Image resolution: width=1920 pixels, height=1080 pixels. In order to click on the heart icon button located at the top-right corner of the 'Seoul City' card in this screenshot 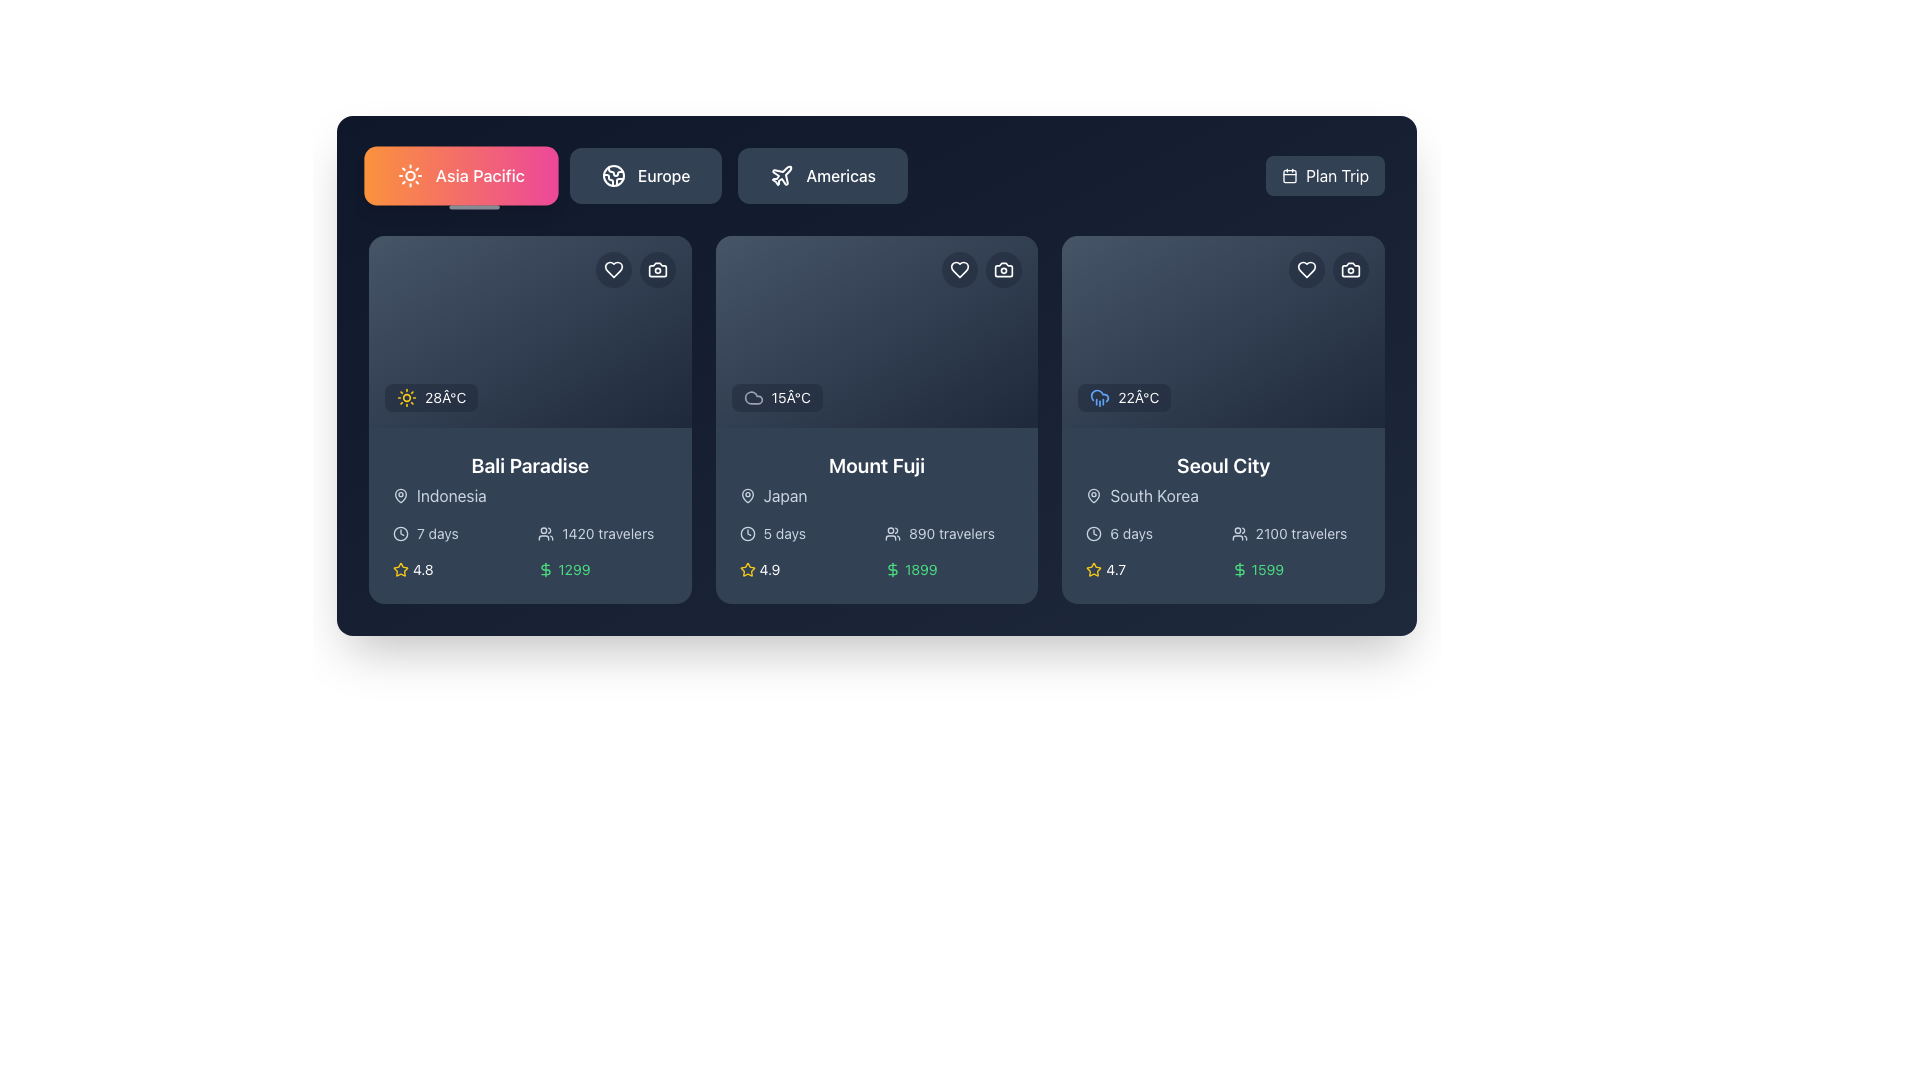, I will do `click(1306, 270)`.